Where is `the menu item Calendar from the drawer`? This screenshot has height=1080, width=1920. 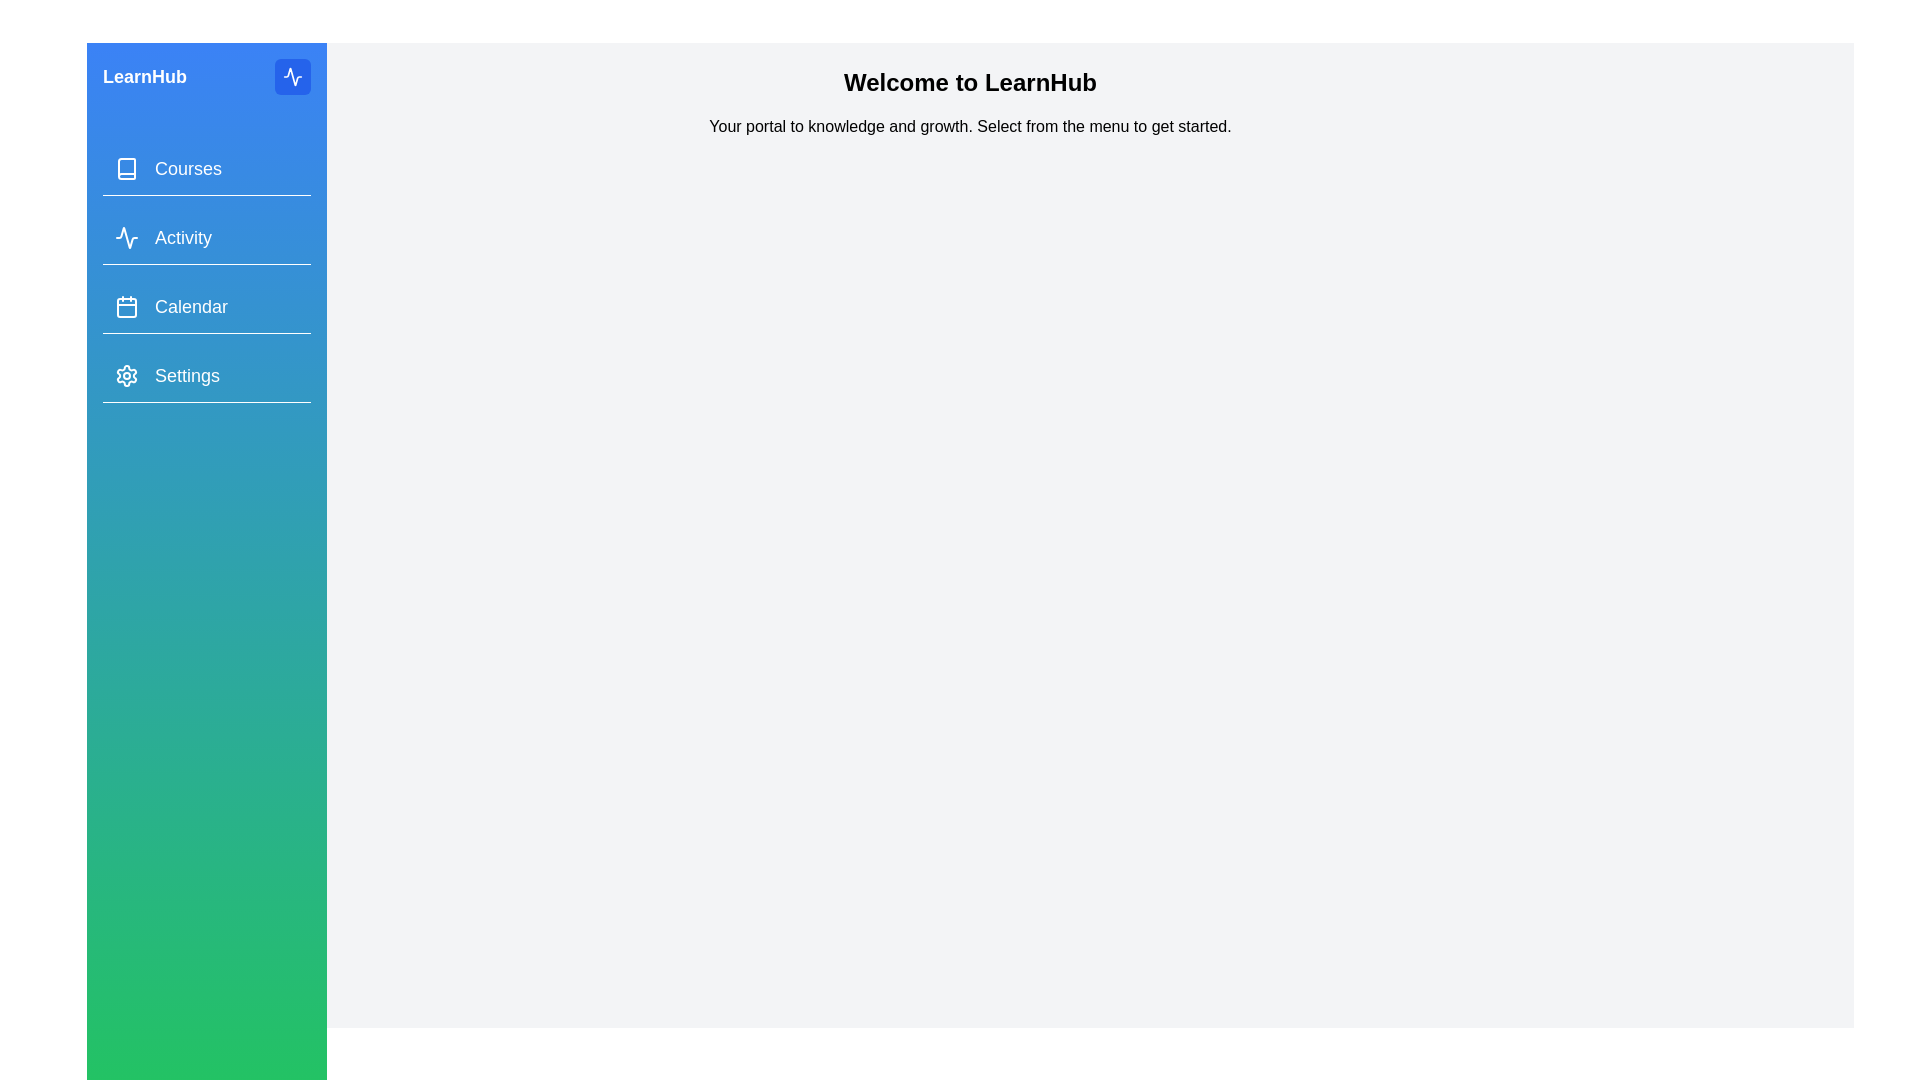
the menu item Calendar from the drawer is located at coordinates (206, 307).